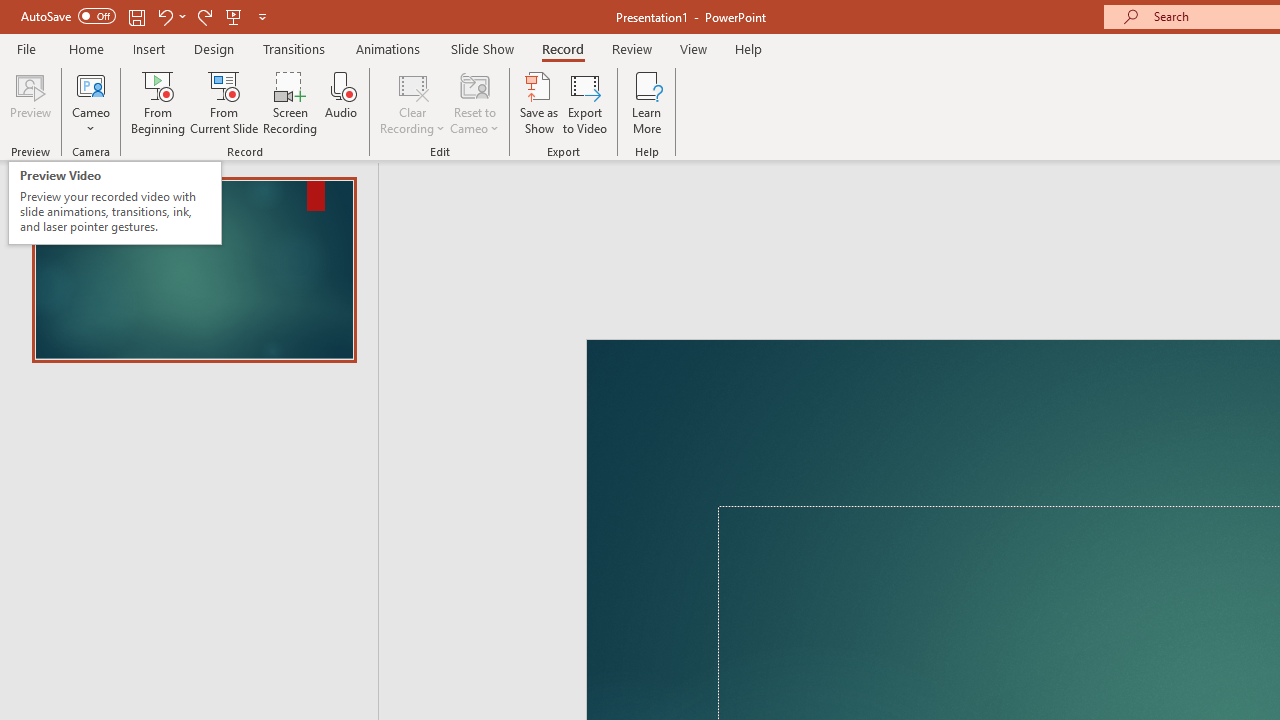 The image size is (1280, 720). I want to click on 'Export to Video', so click(584, 103).